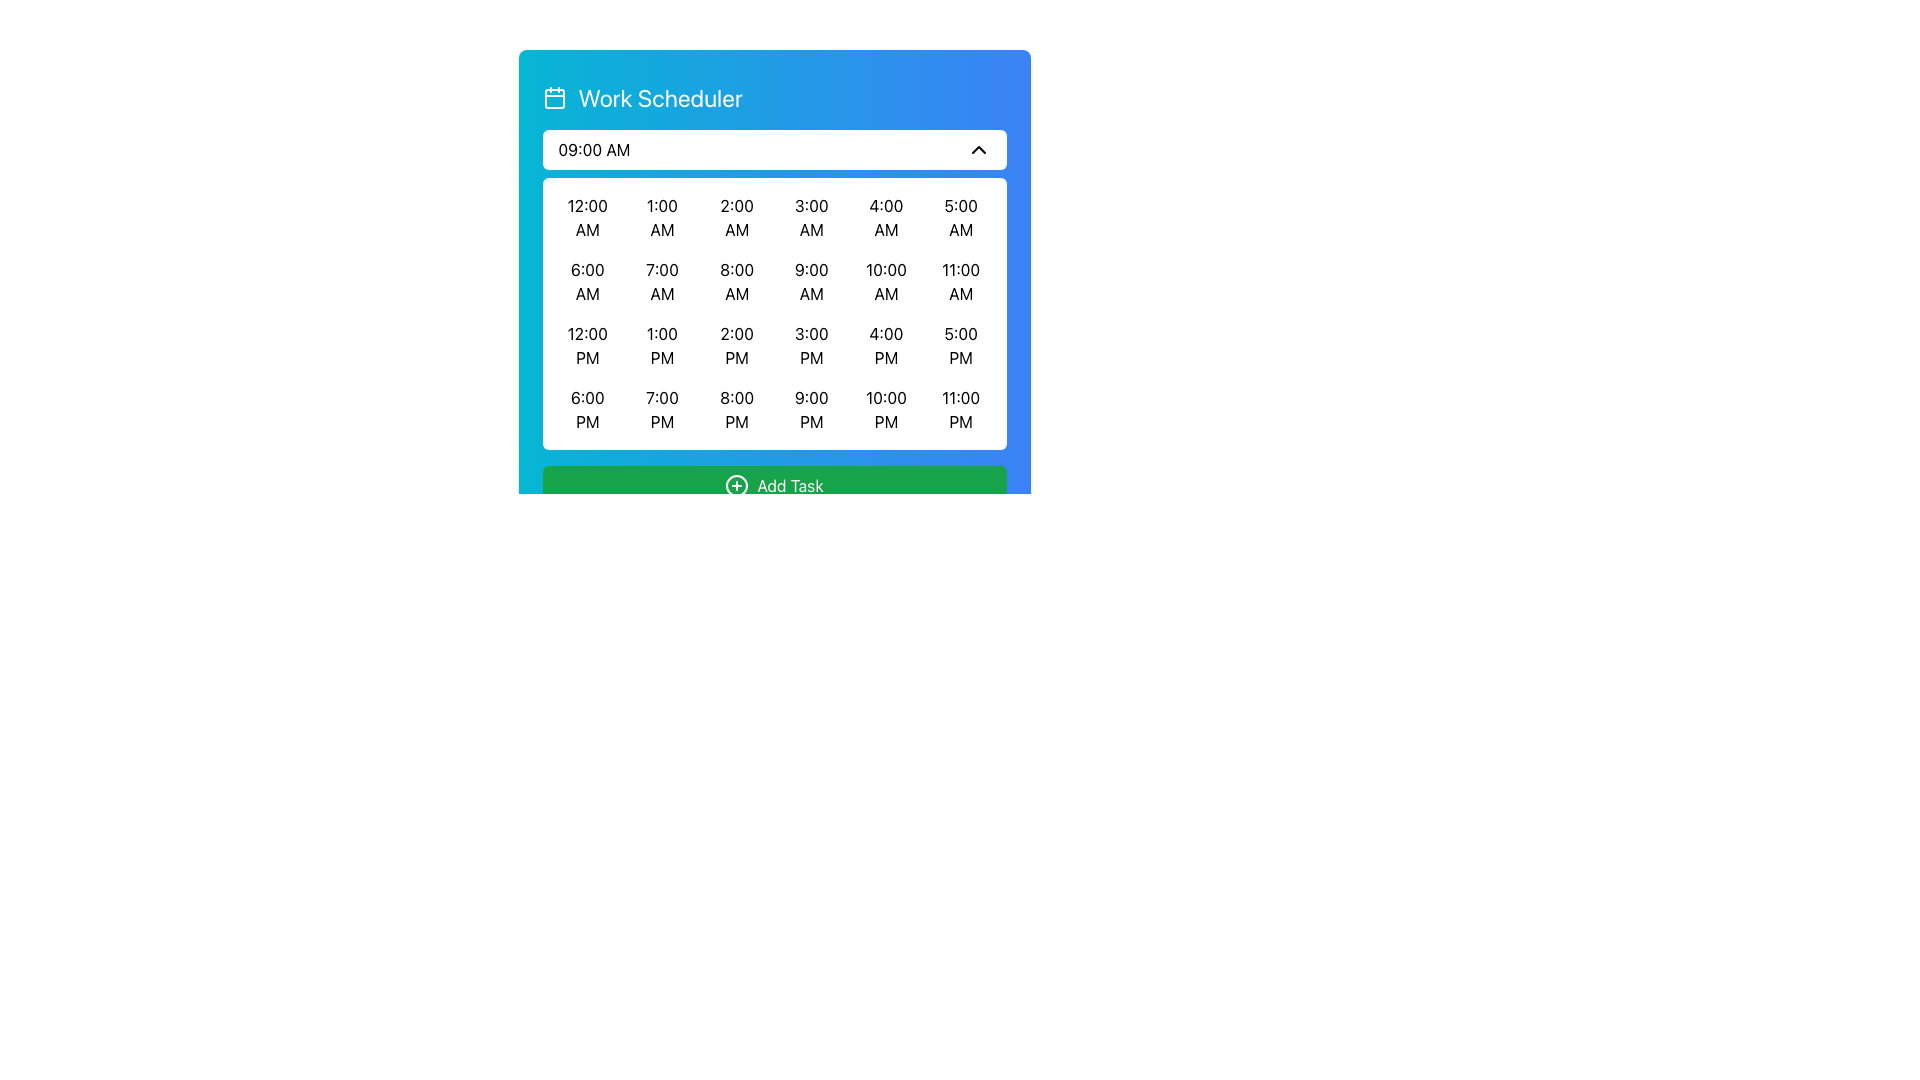 This screenshot has width=1920, height=1080. What do you see at coordinates (736, 408) in the screenshot?
I see `the interactive button displaying '8:00 PM' in the Work Scheduler interface` at bounding box center [736, 408].